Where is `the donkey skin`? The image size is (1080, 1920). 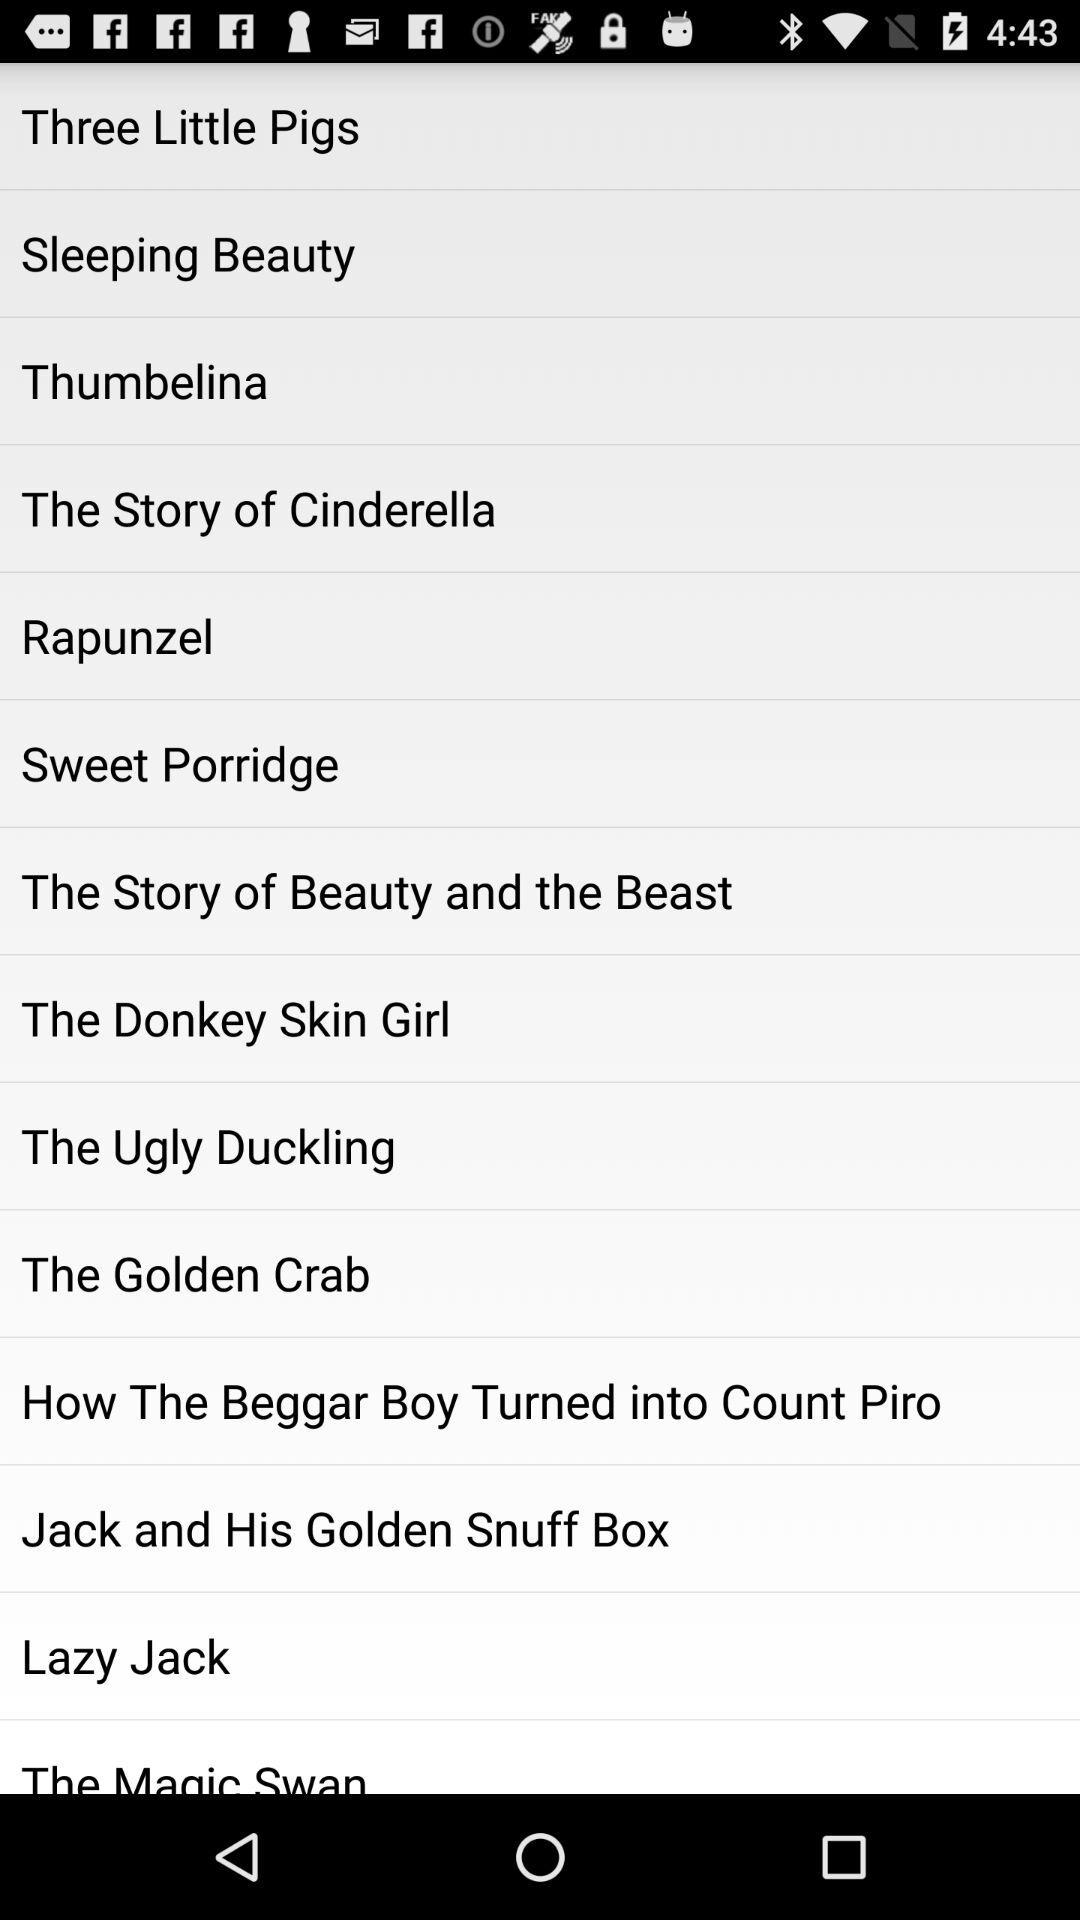 the donkey skin is located at coordinates (540, 1018).